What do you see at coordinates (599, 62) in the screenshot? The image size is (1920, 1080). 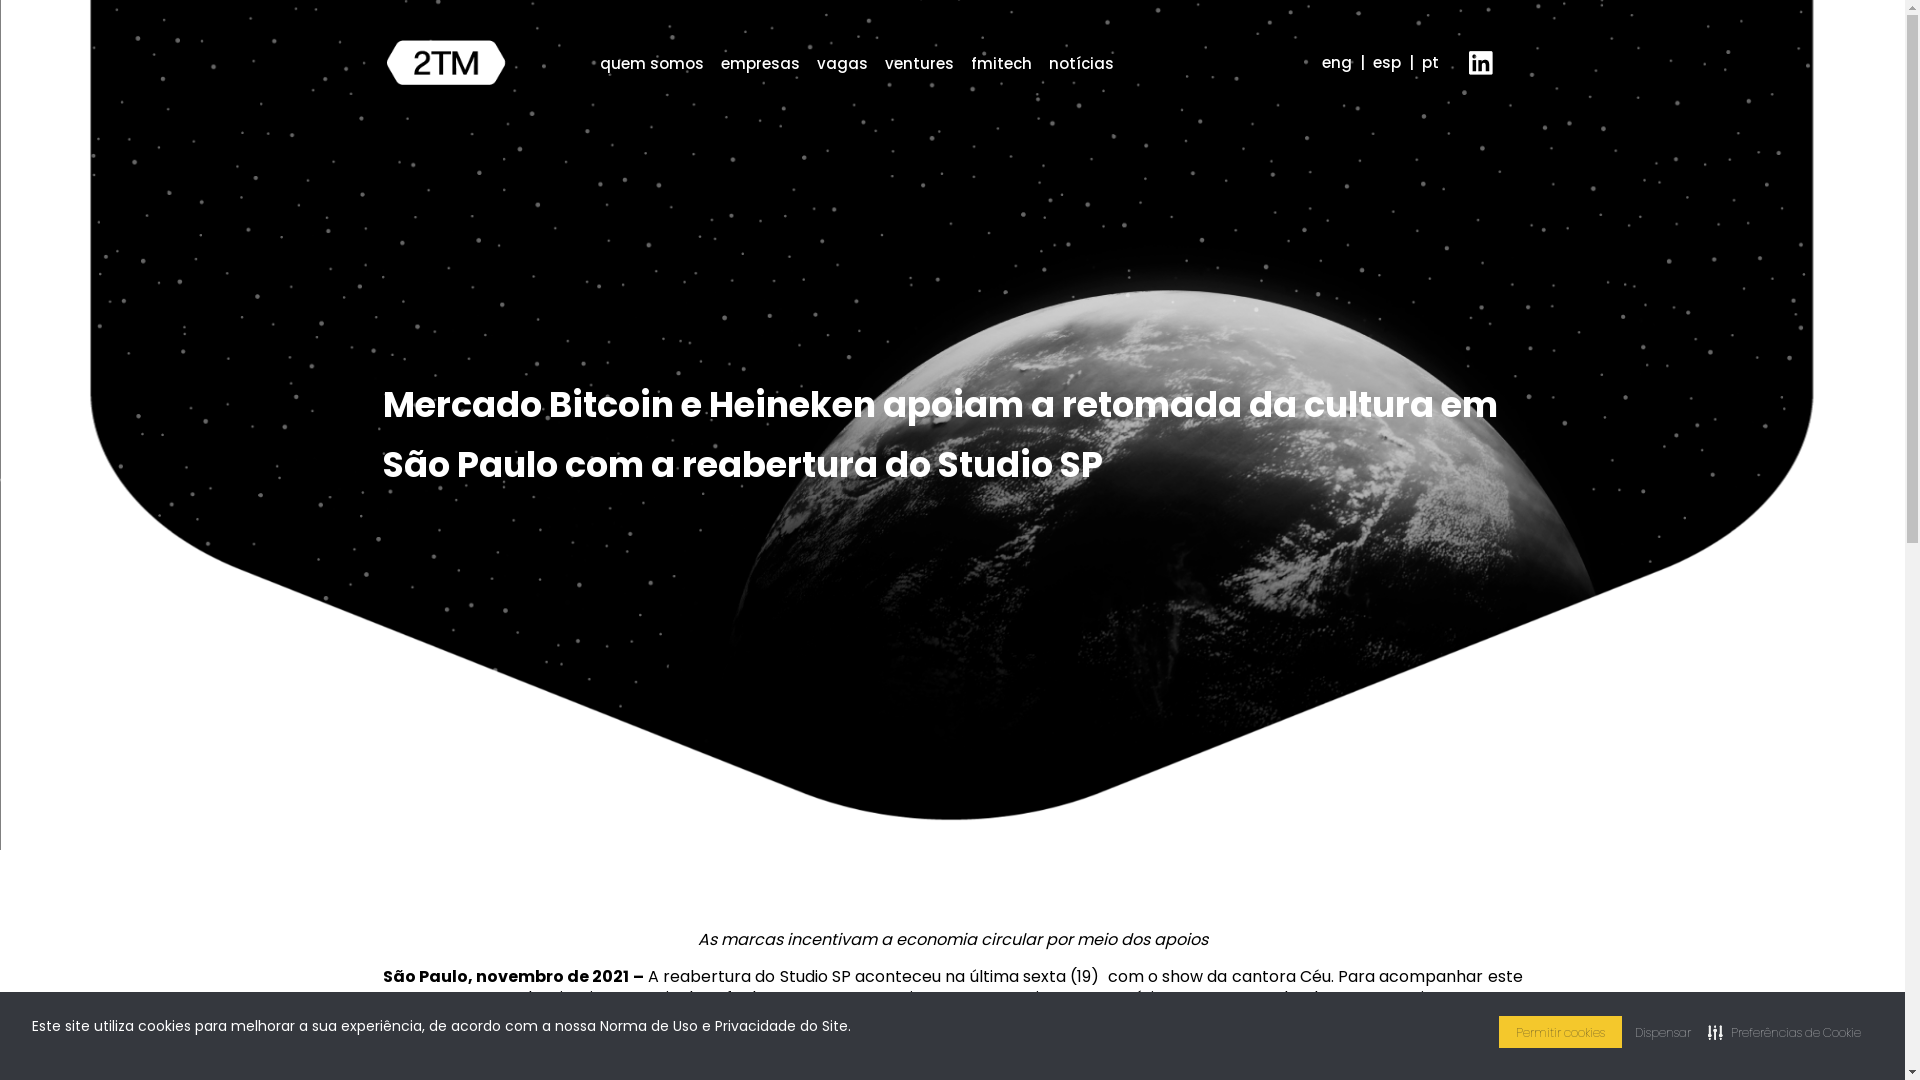 I see `'quem somos'` at bounding box center [599, 62].